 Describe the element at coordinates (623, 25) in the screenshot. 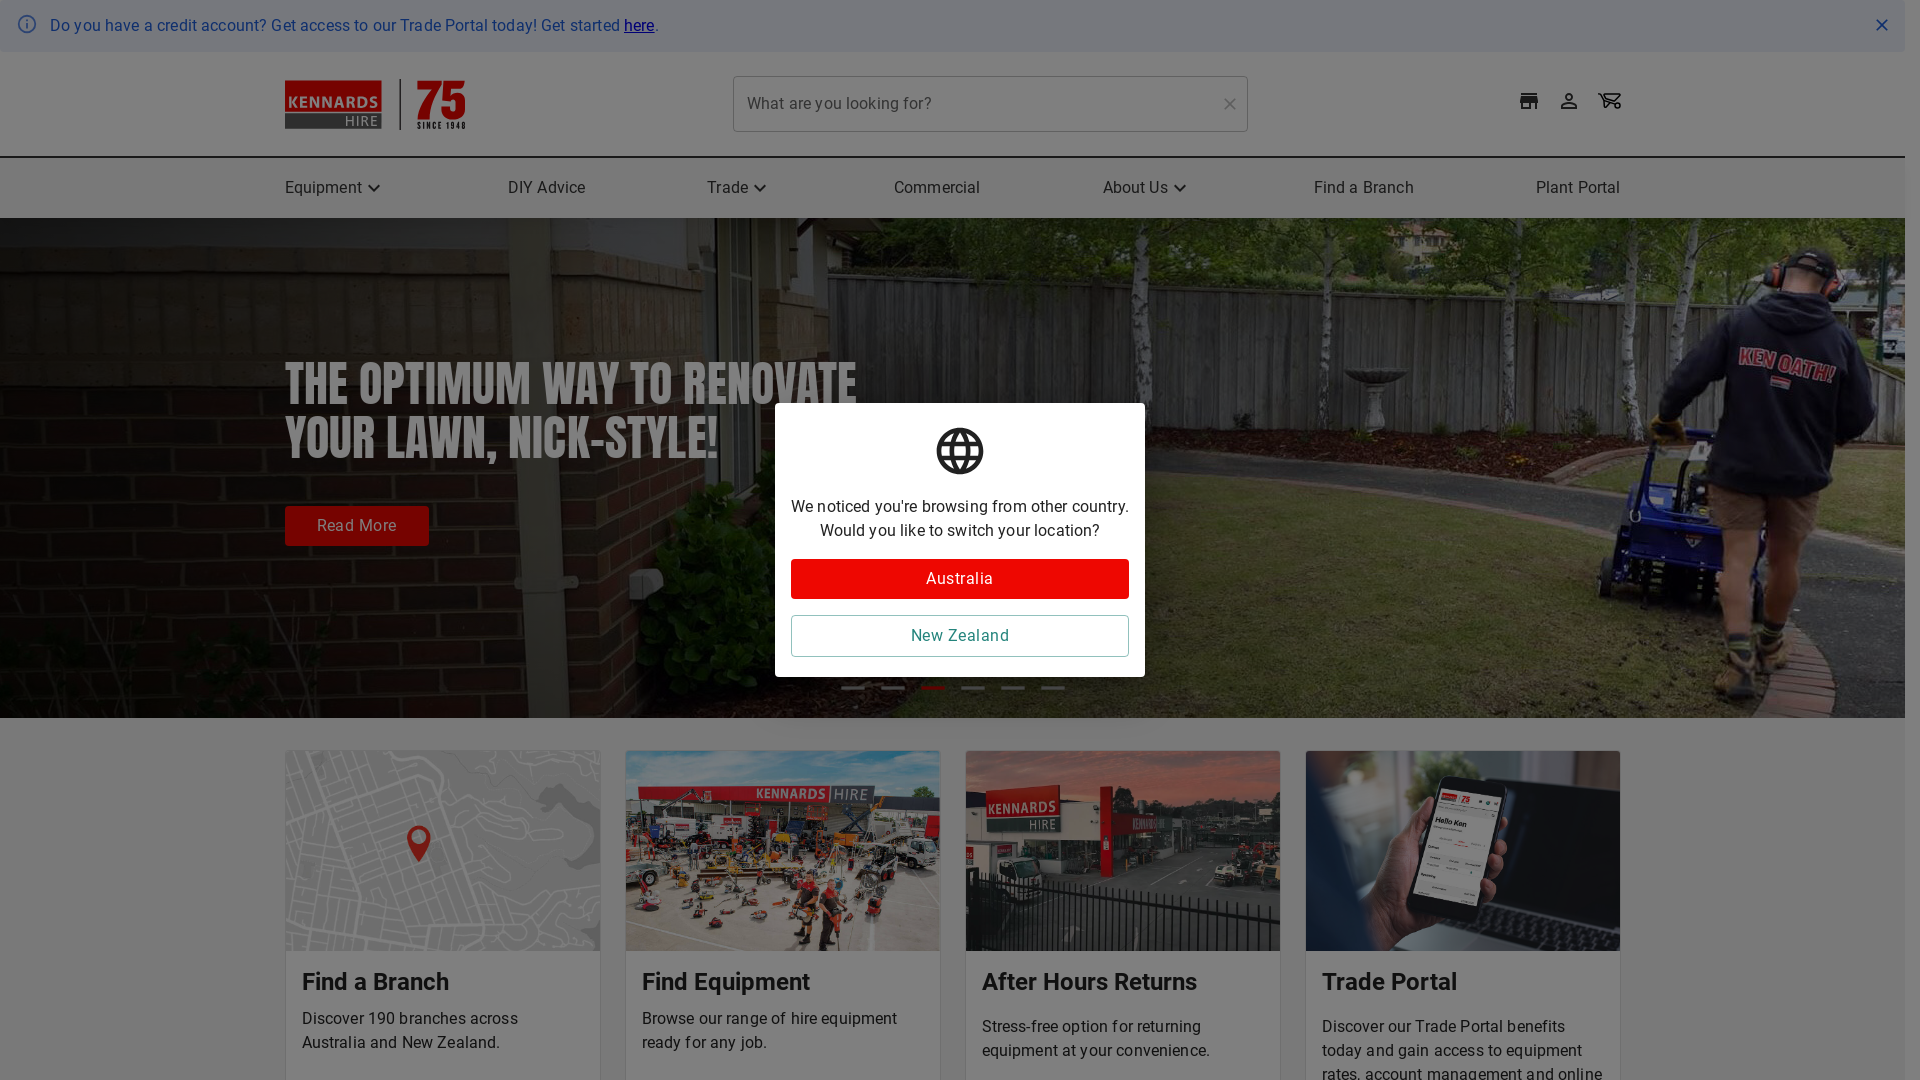

I see `'here'` at that location.